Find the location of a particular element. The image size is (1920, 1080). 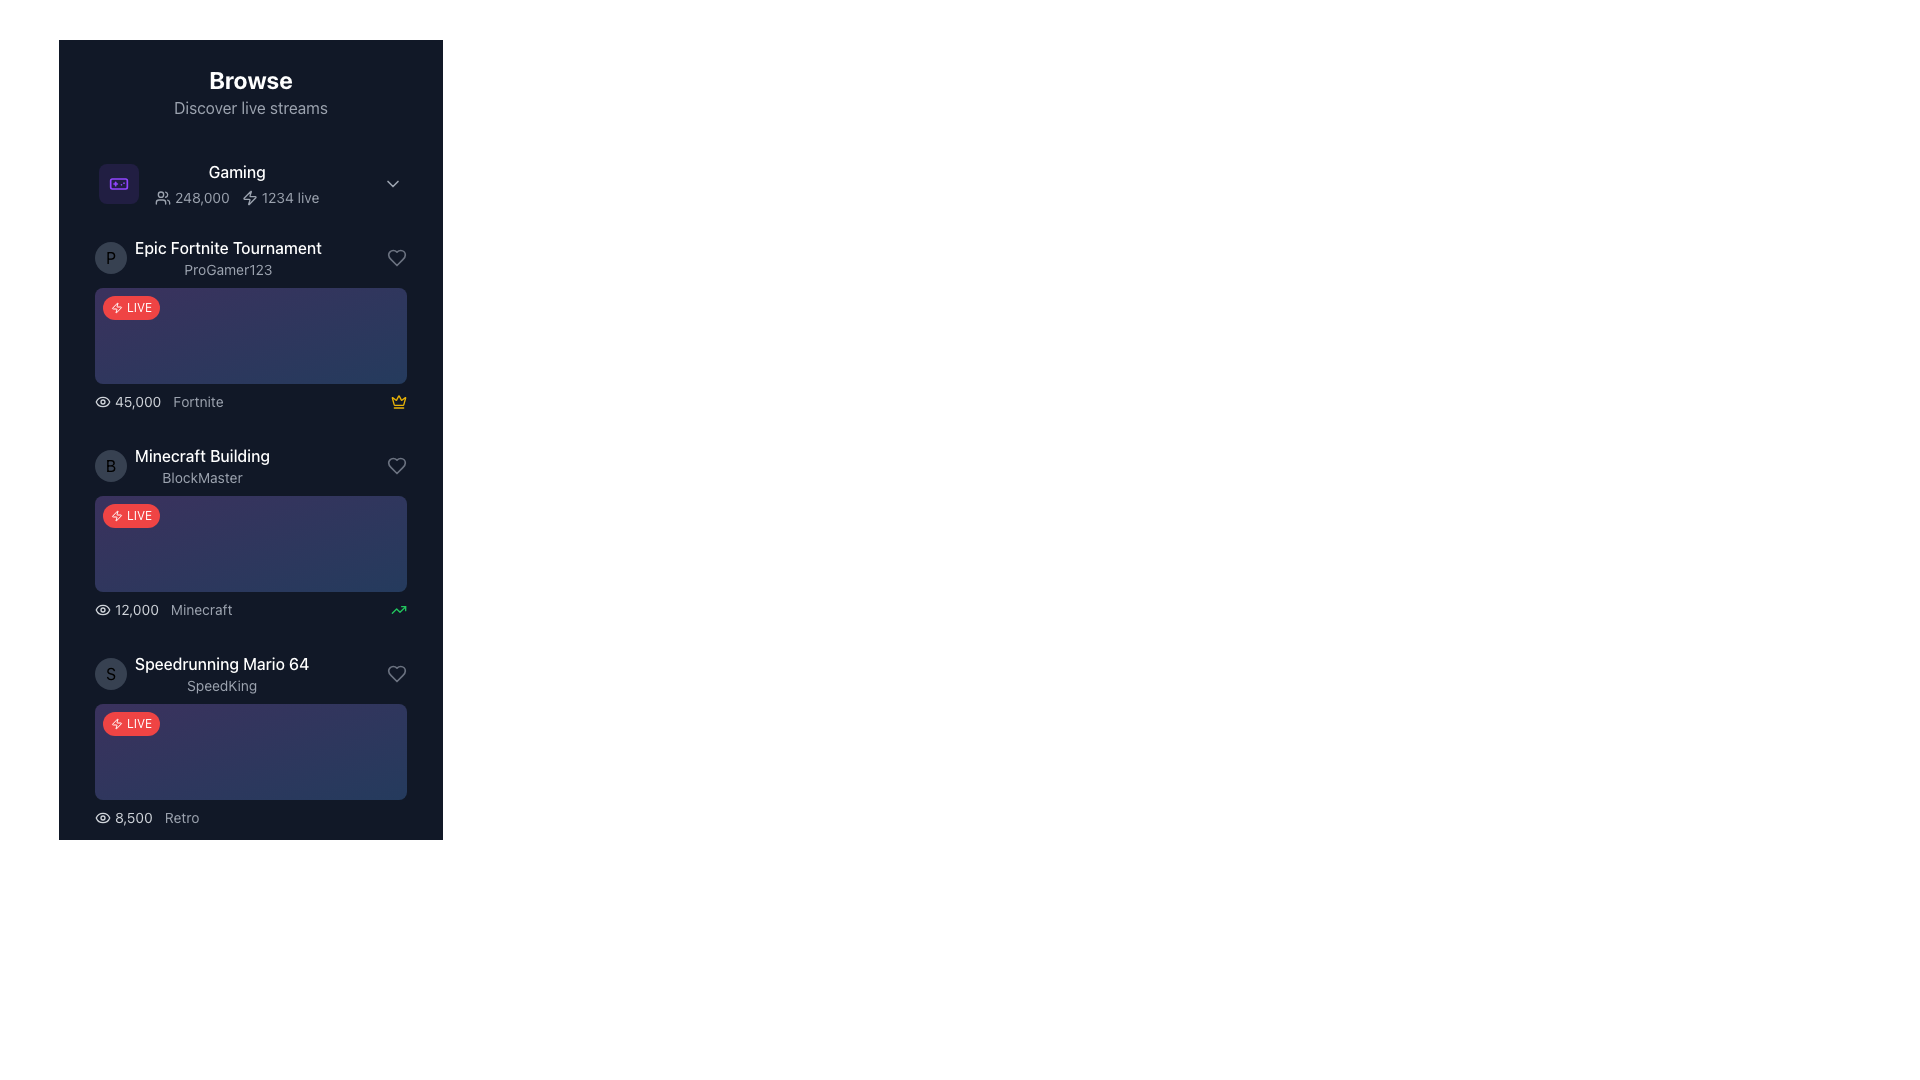

the list item containing 'Epic Fortnite Tournament' and 'ProGamer123' is located at coordinates (249, 257).